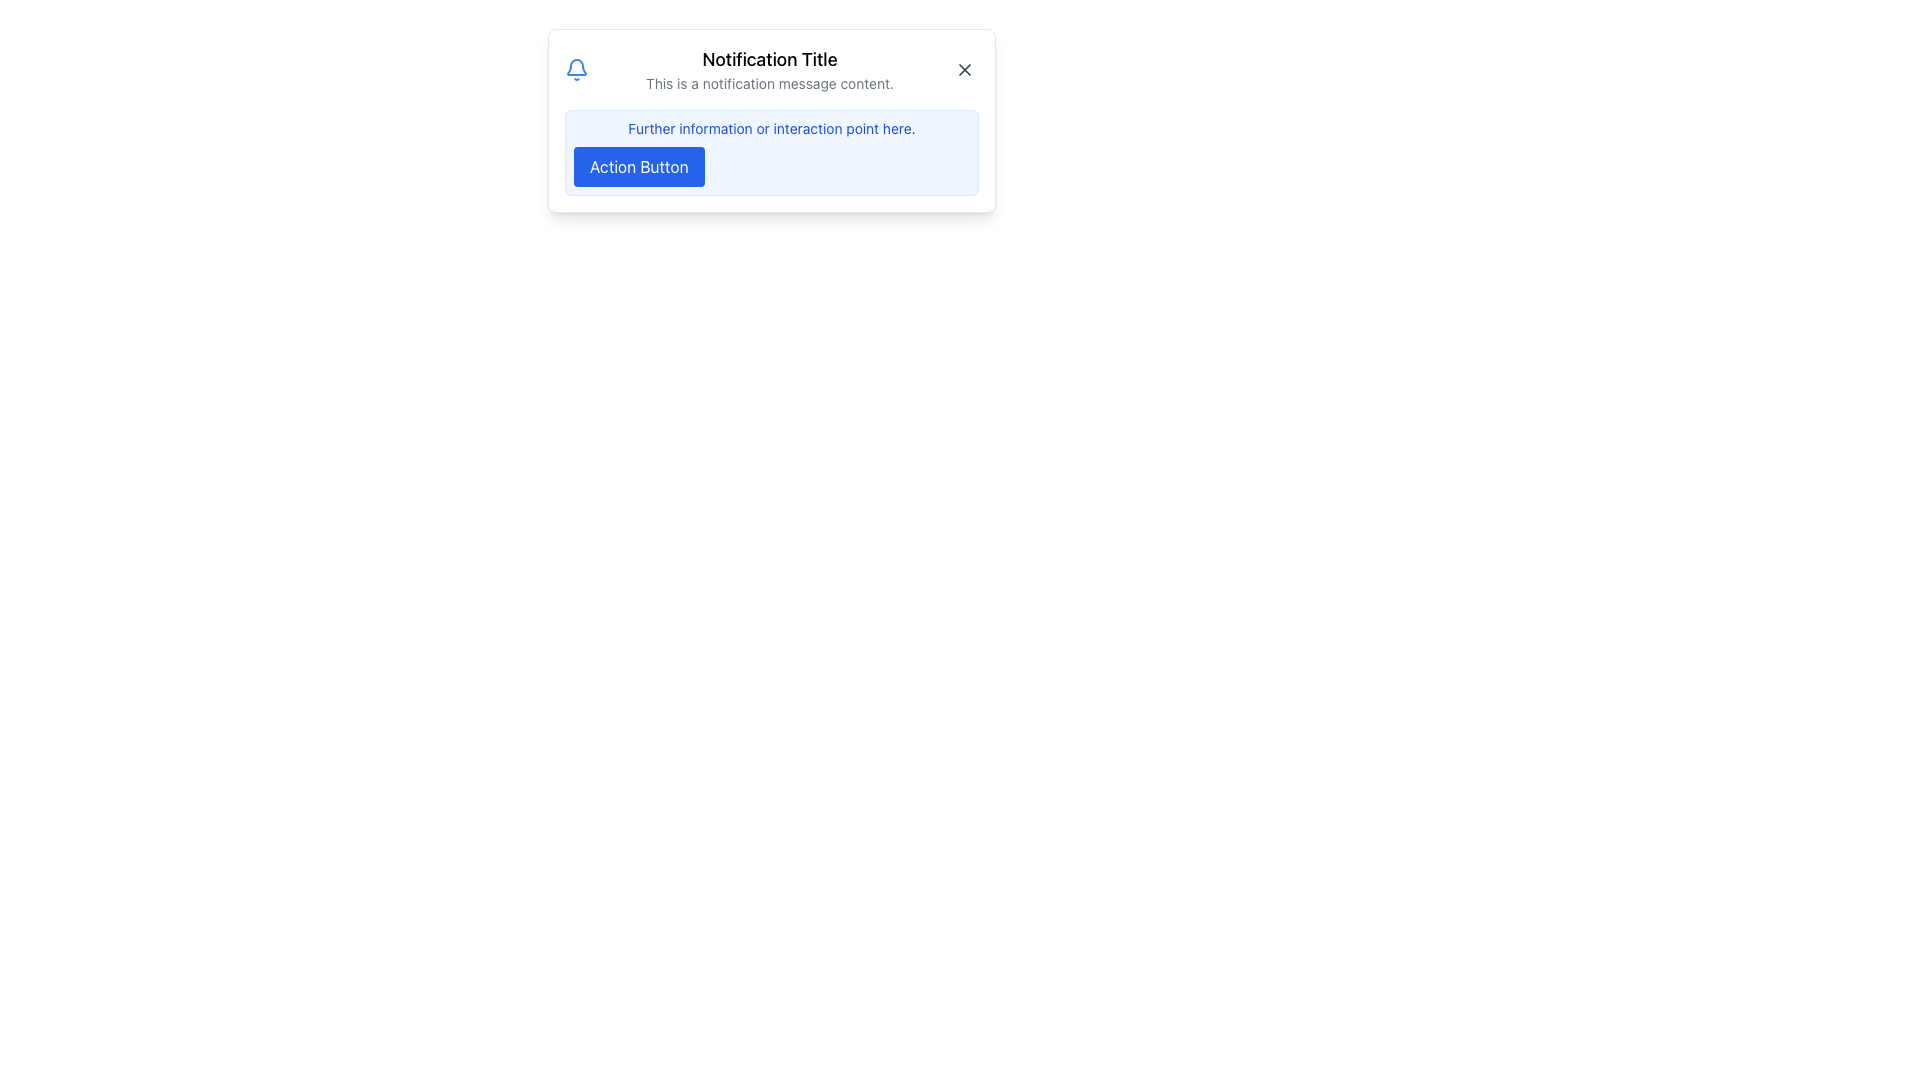 The width and height of the screenshot is (1920, 1080). Describe the element at coordinates (771, 68) in the screenshot. I see `the Notification Header which includes a bell icon, bold title 'Notification Title', descriptive text, and an 'X' close button` at that location.